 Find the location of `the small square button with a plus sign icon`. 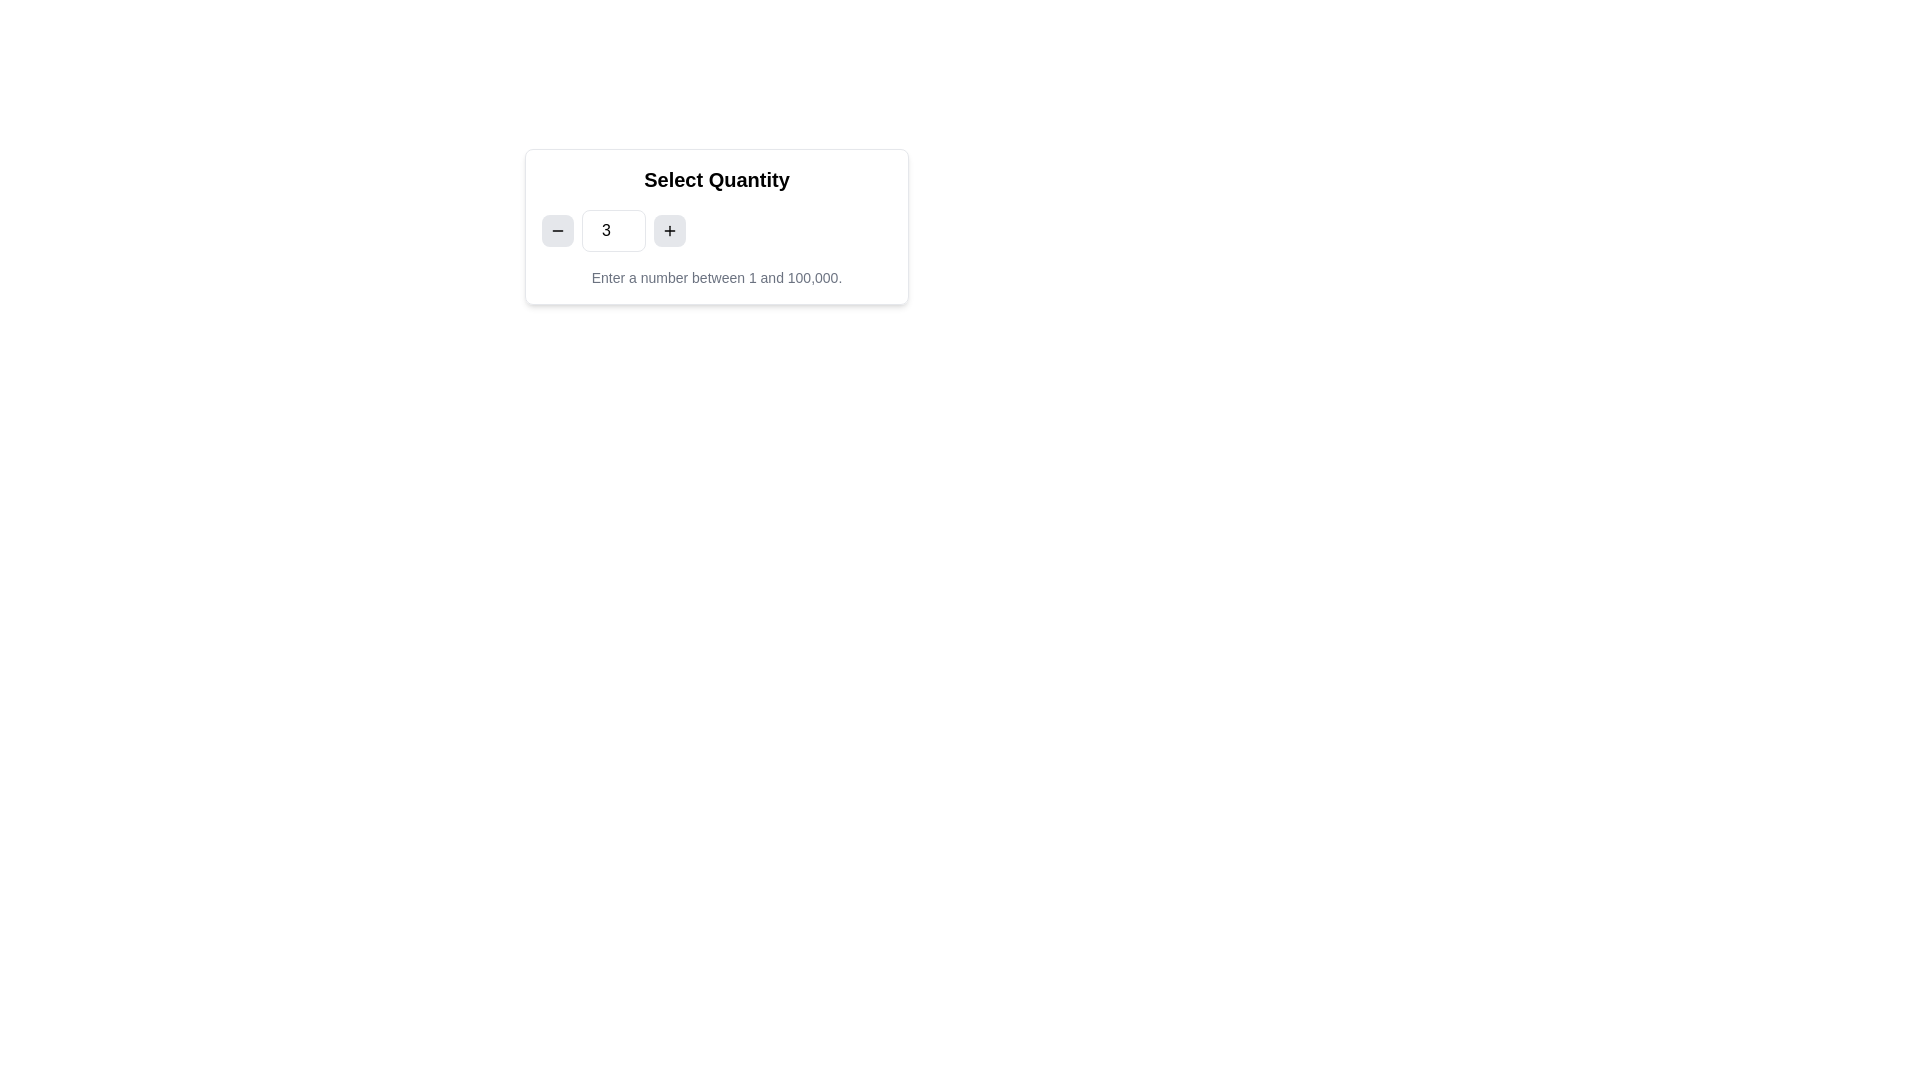

the small square button with a plus sign icon is located at coordinates (670, 230).